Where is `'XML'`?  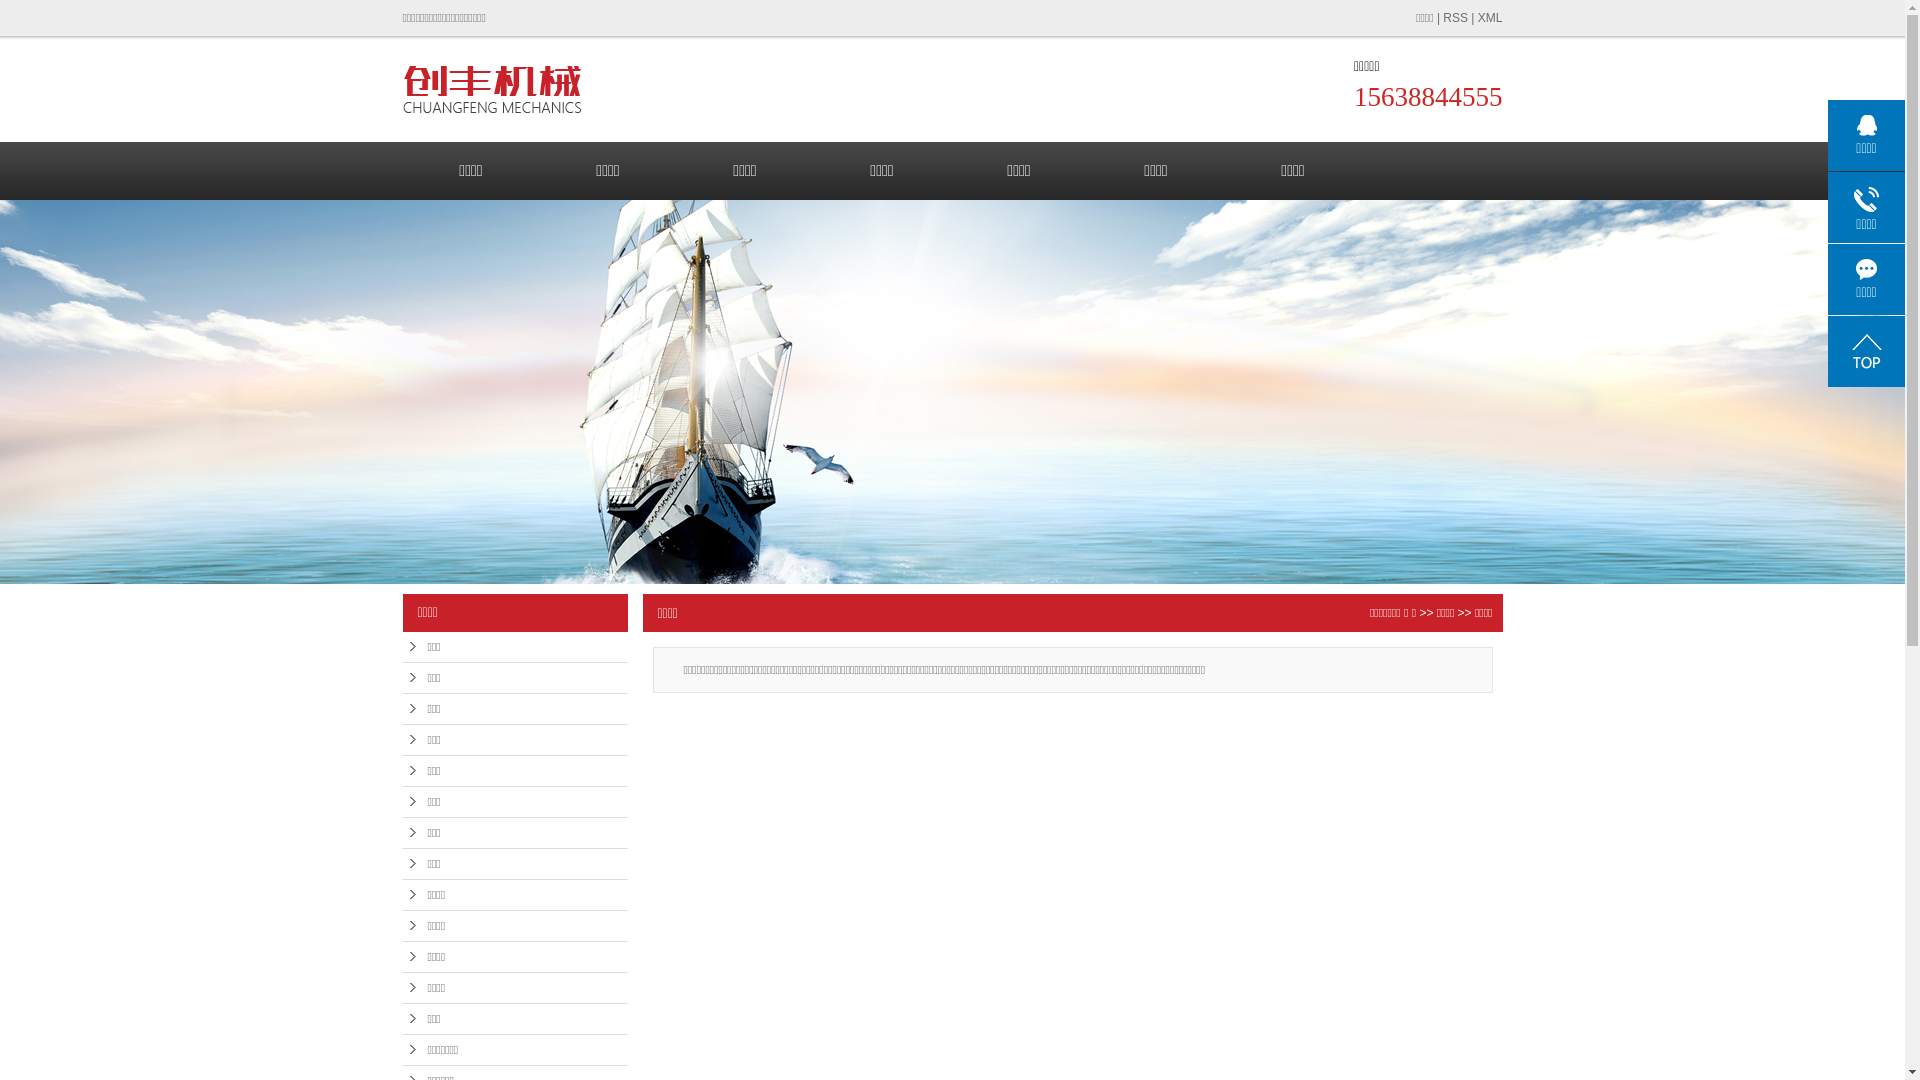 'XML' is located at coordinates (1490, 18).